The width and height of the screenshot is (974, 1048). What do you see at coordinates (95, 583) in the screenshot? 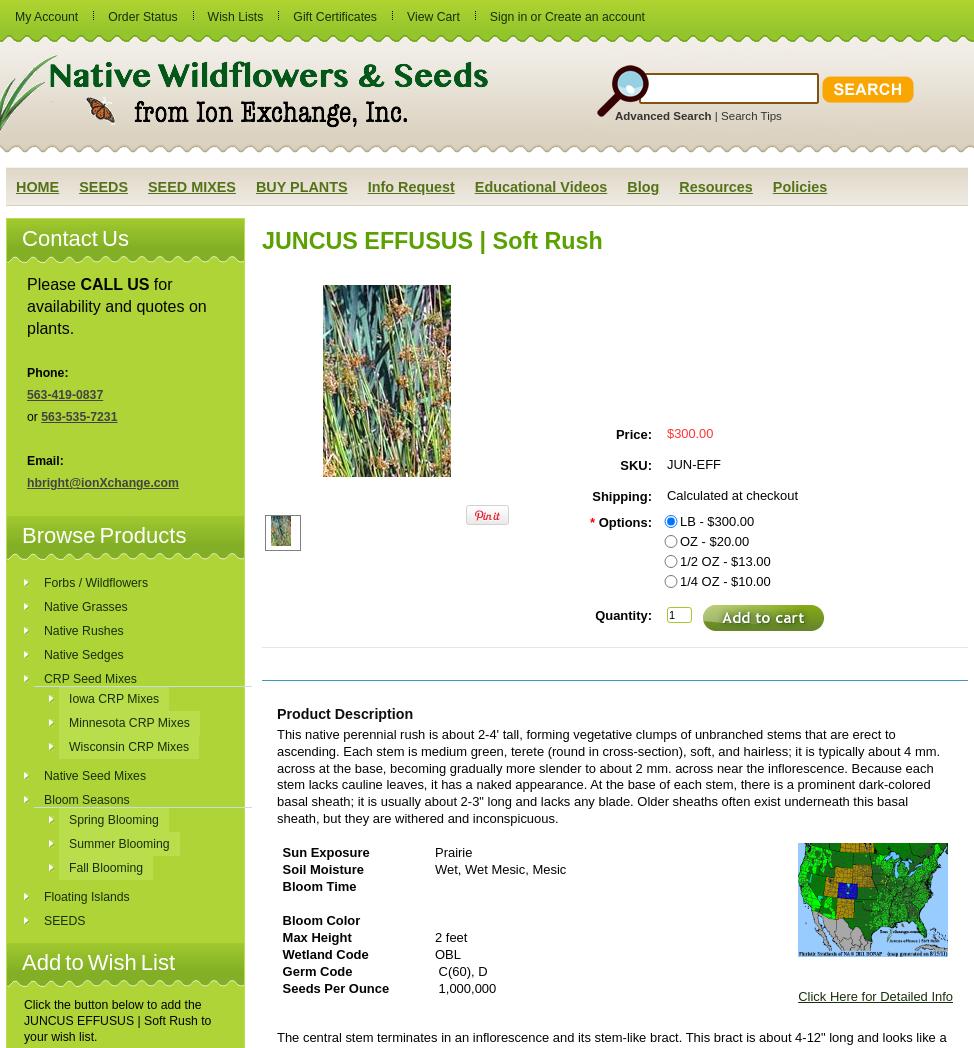
I see `'Forbs / Wildflowers'` at bounding box center [95, 583].